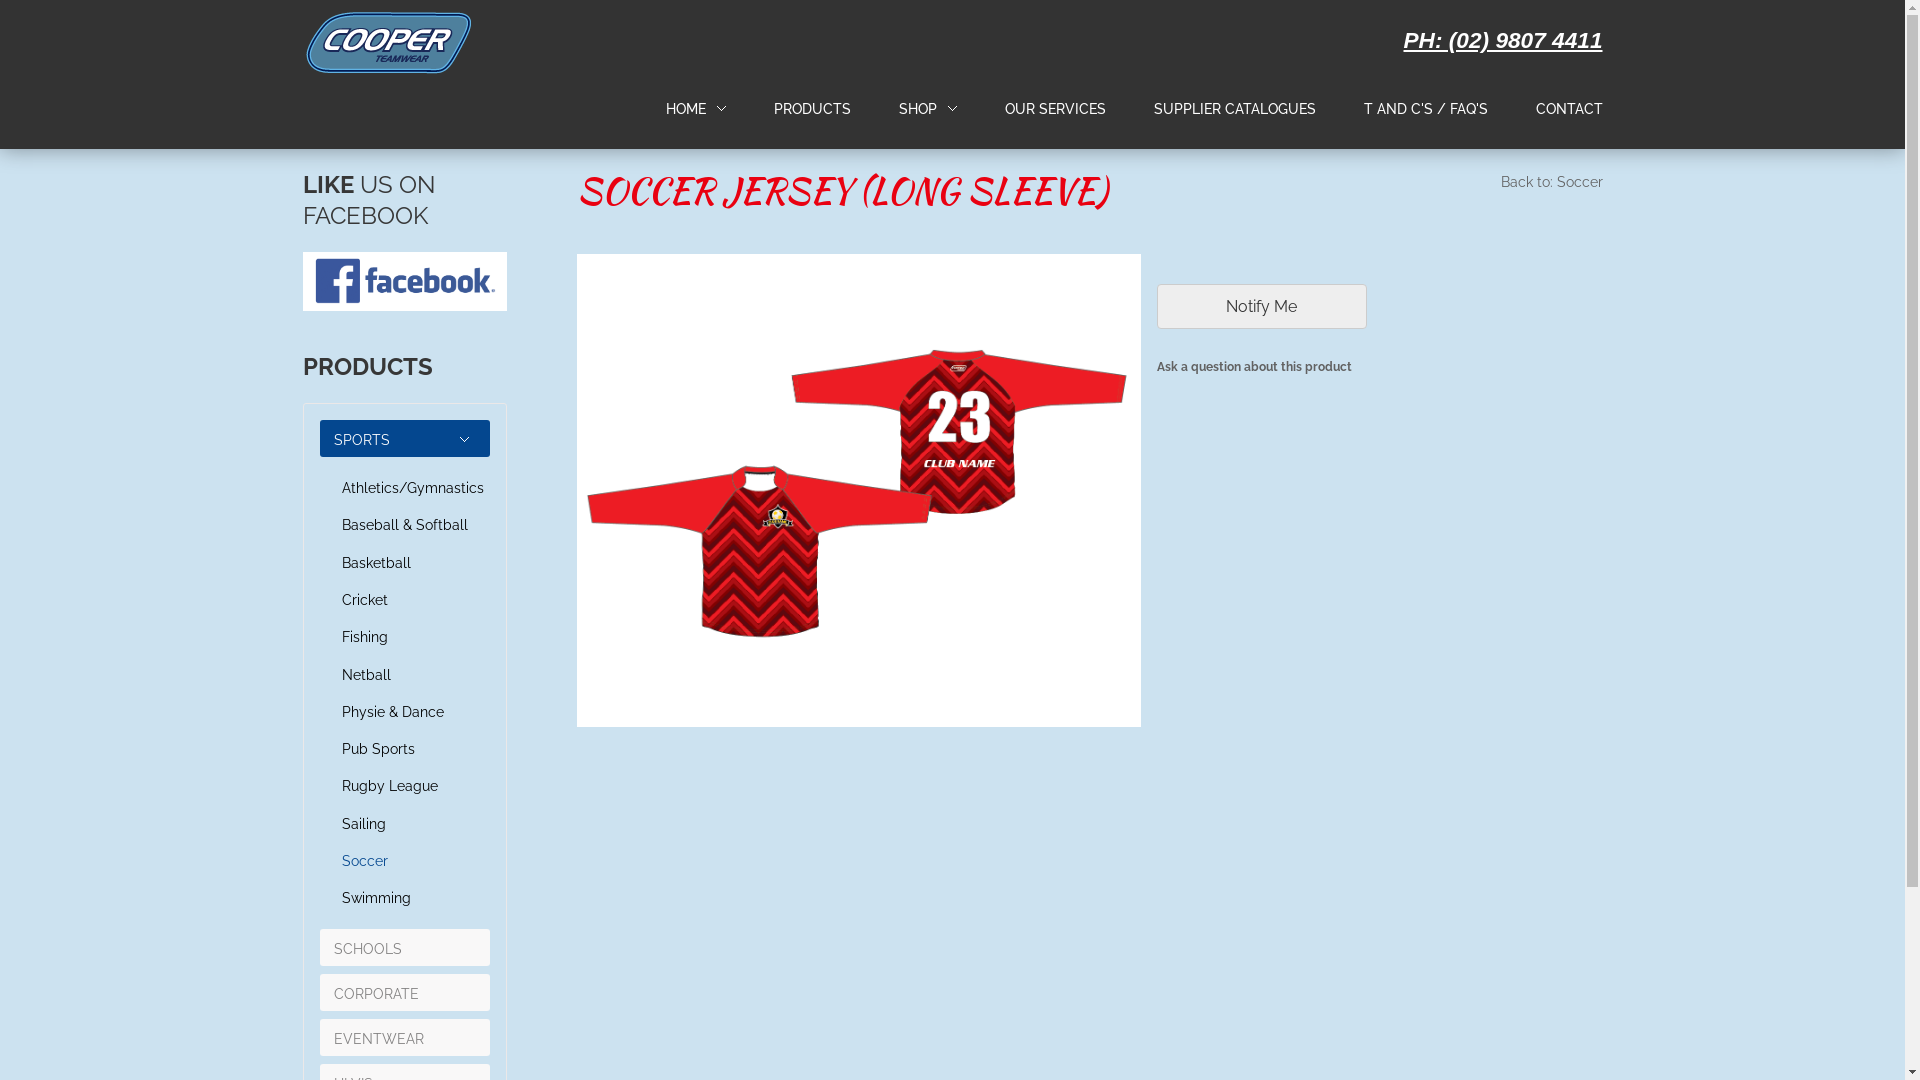 The image size is (1920, 1080). What do you see at coordinates (403, 897) in the screenshot?
I see `'Swimming'` at bounding box center [403, 897].